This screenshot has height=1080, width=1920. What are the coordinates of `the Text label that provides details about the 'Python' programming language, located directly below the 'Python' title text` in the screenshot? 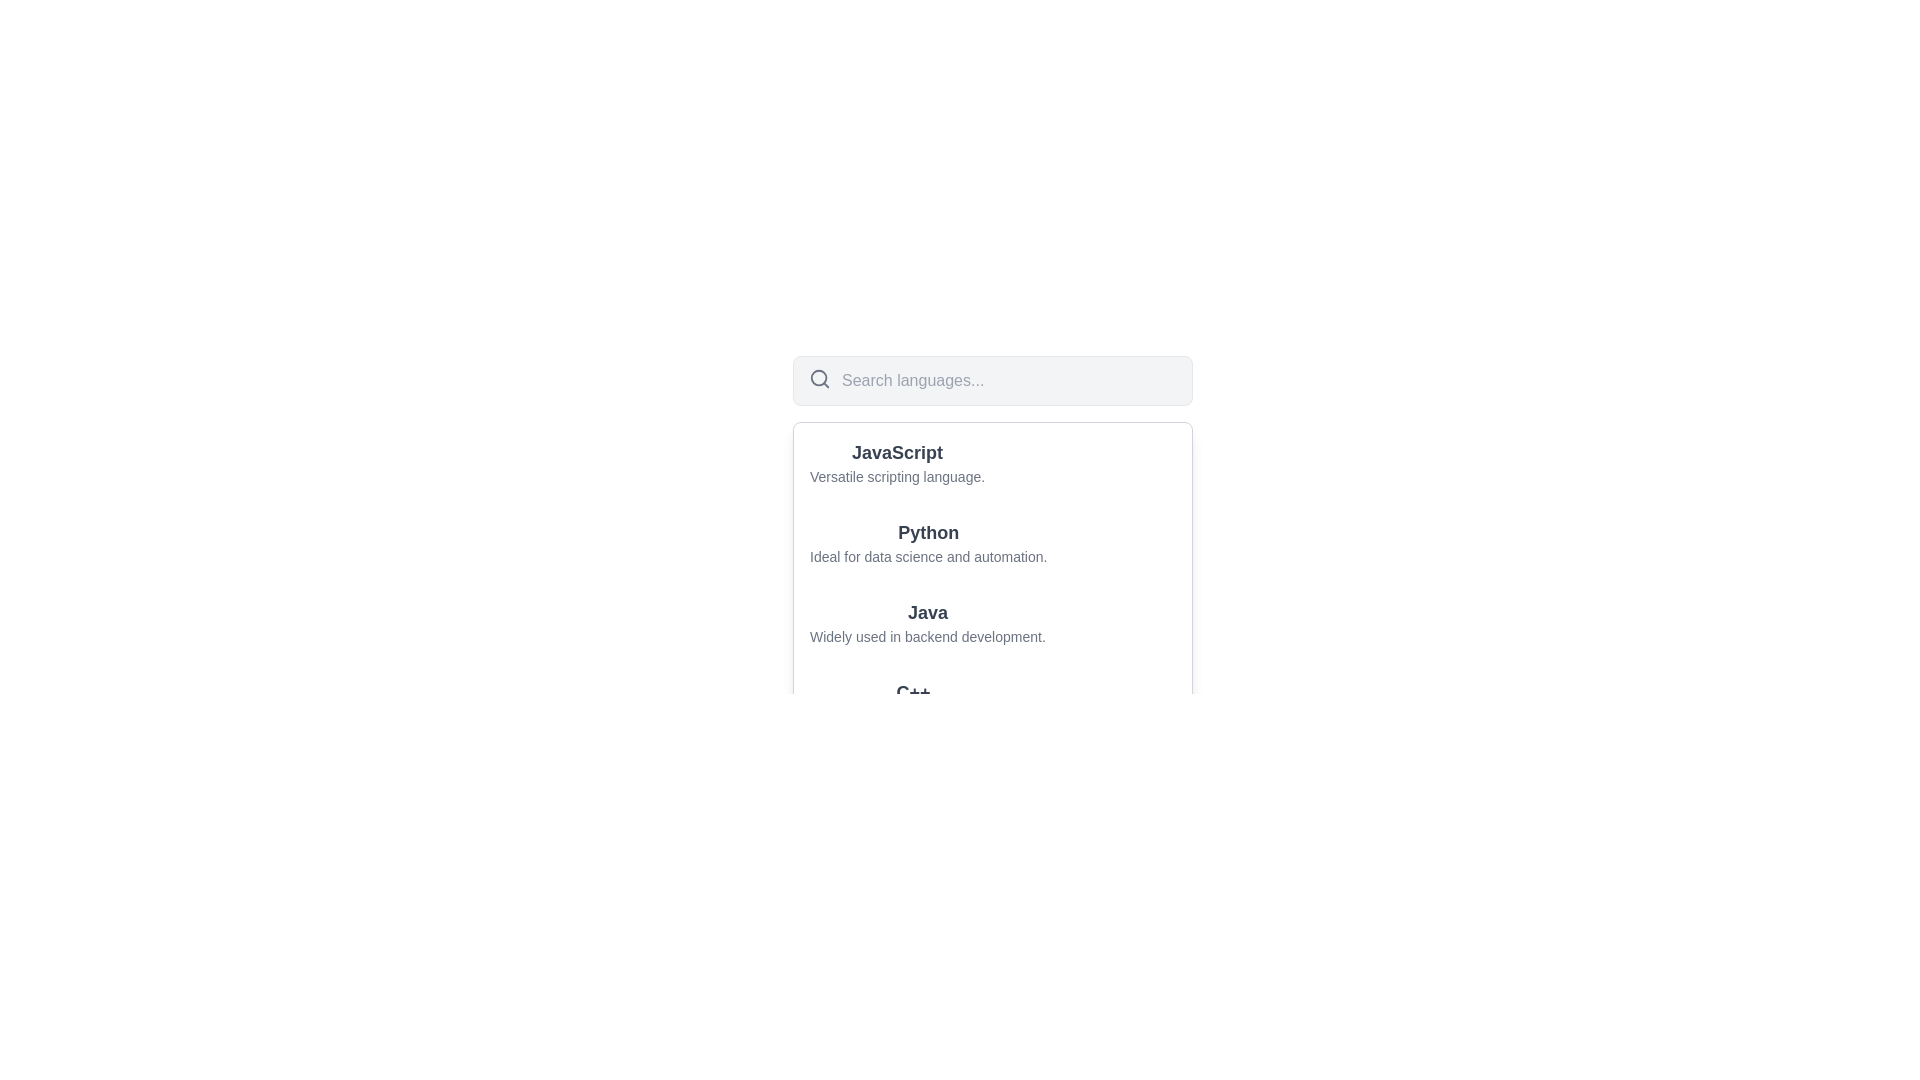 It's located at (927, 556).